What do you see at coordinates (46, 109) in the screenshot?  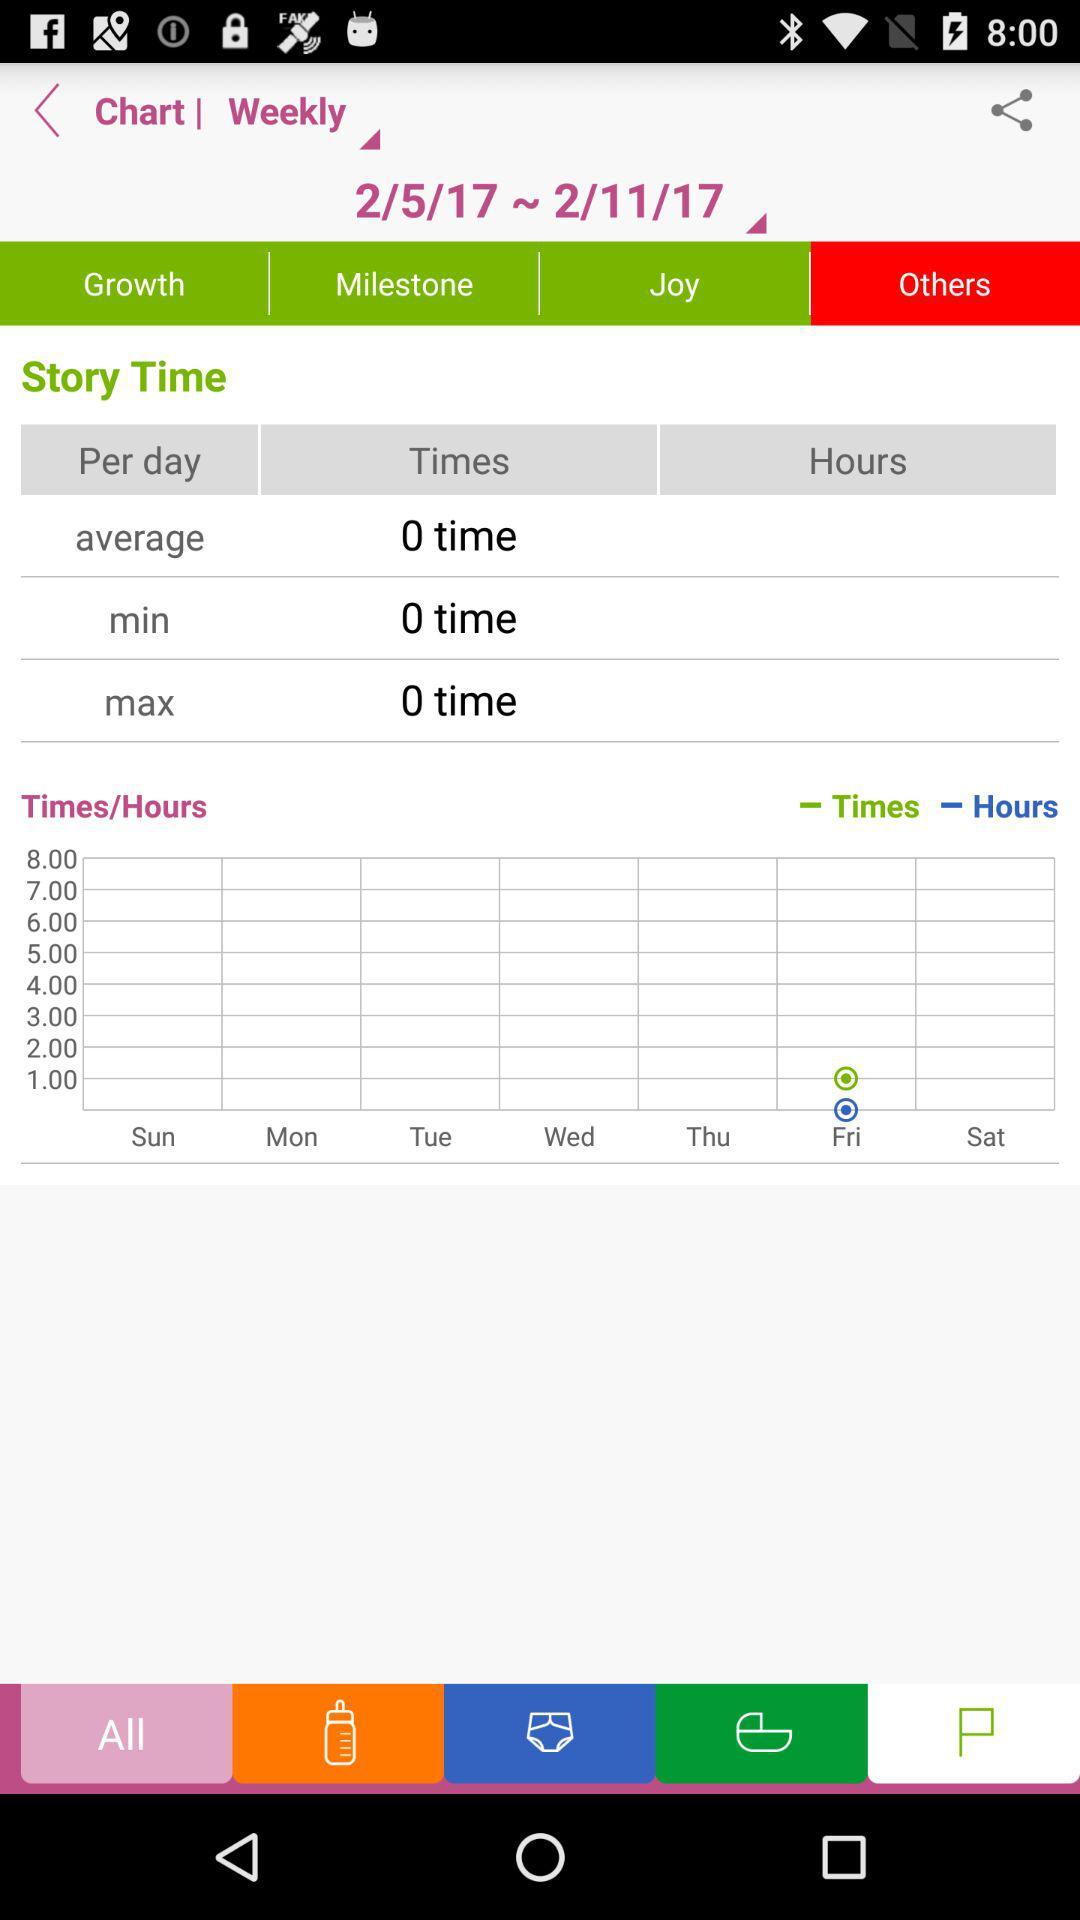 I see `the icon above growth button` at bounding box center [46, 109].